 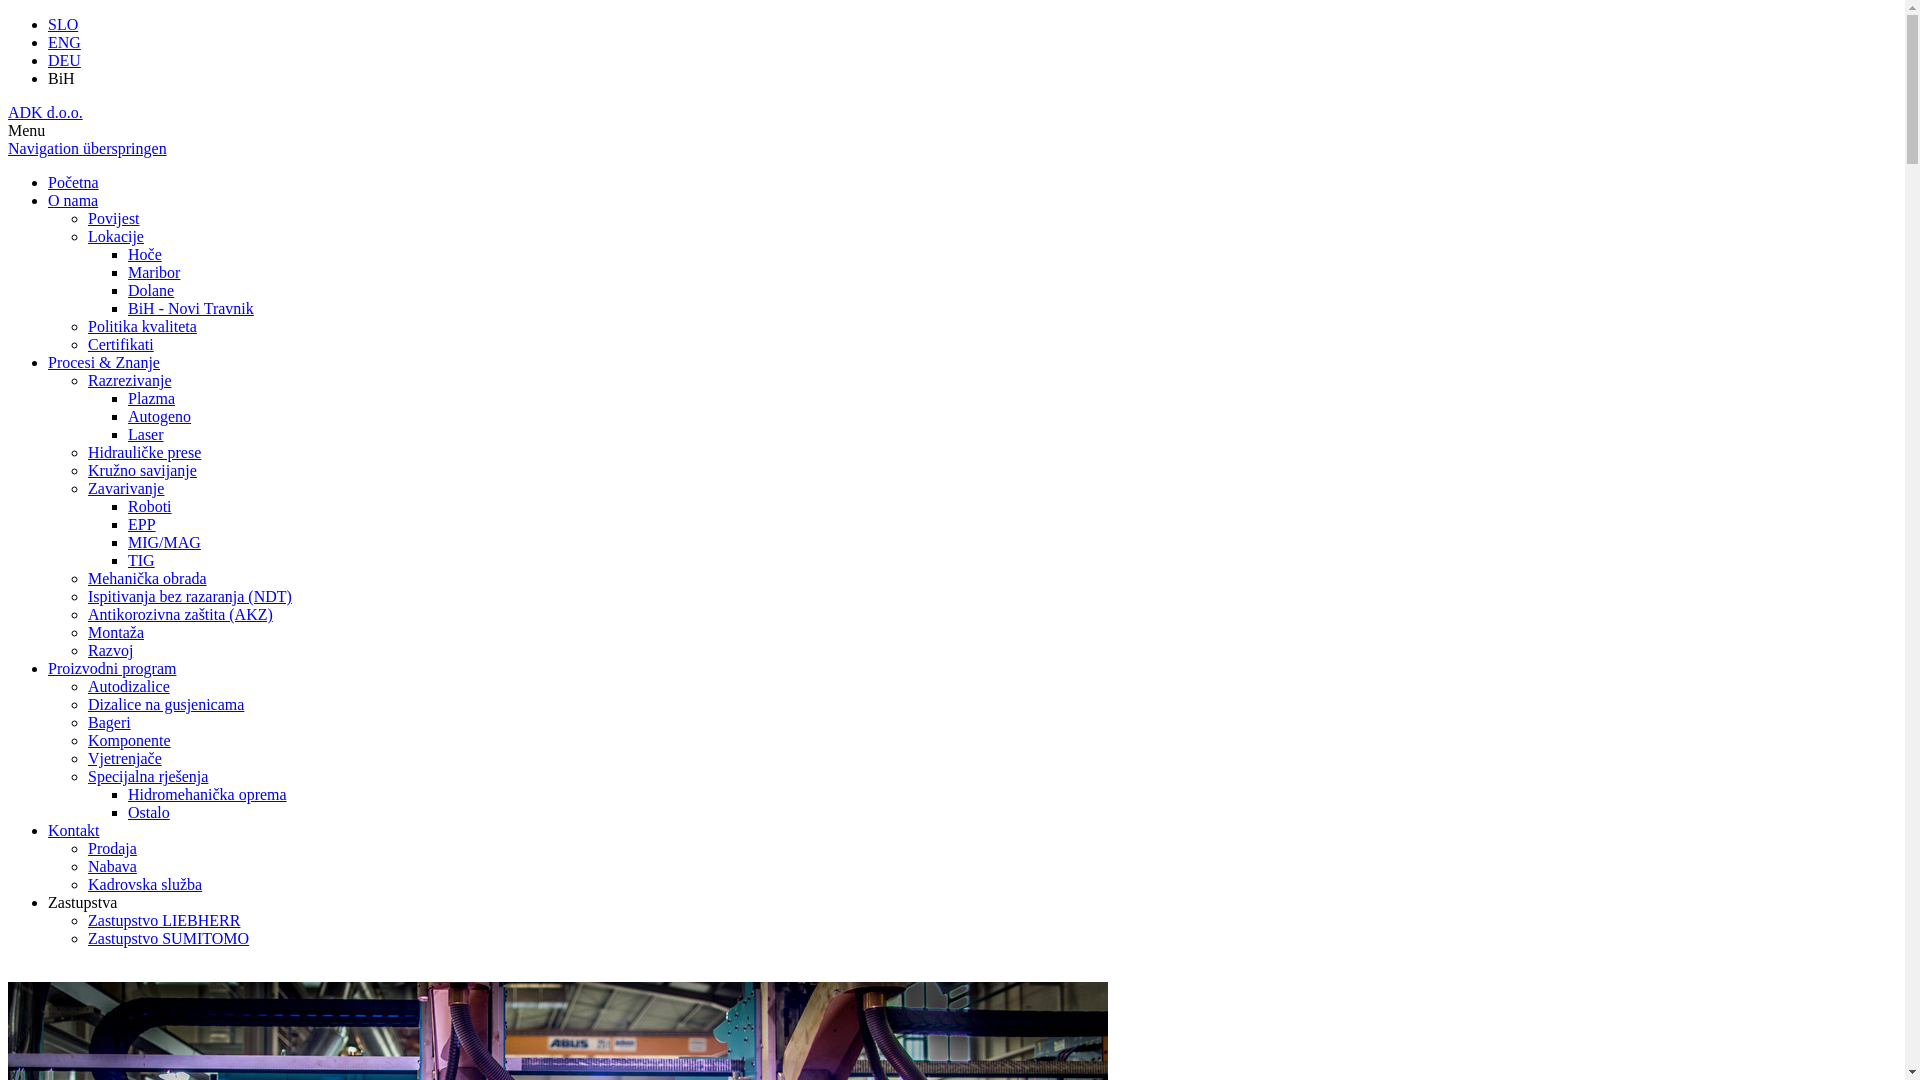 What do you see at coordinates (86, 235) in the screenshot?
I see `'Lokacije'` at bounding box center [86, 235].